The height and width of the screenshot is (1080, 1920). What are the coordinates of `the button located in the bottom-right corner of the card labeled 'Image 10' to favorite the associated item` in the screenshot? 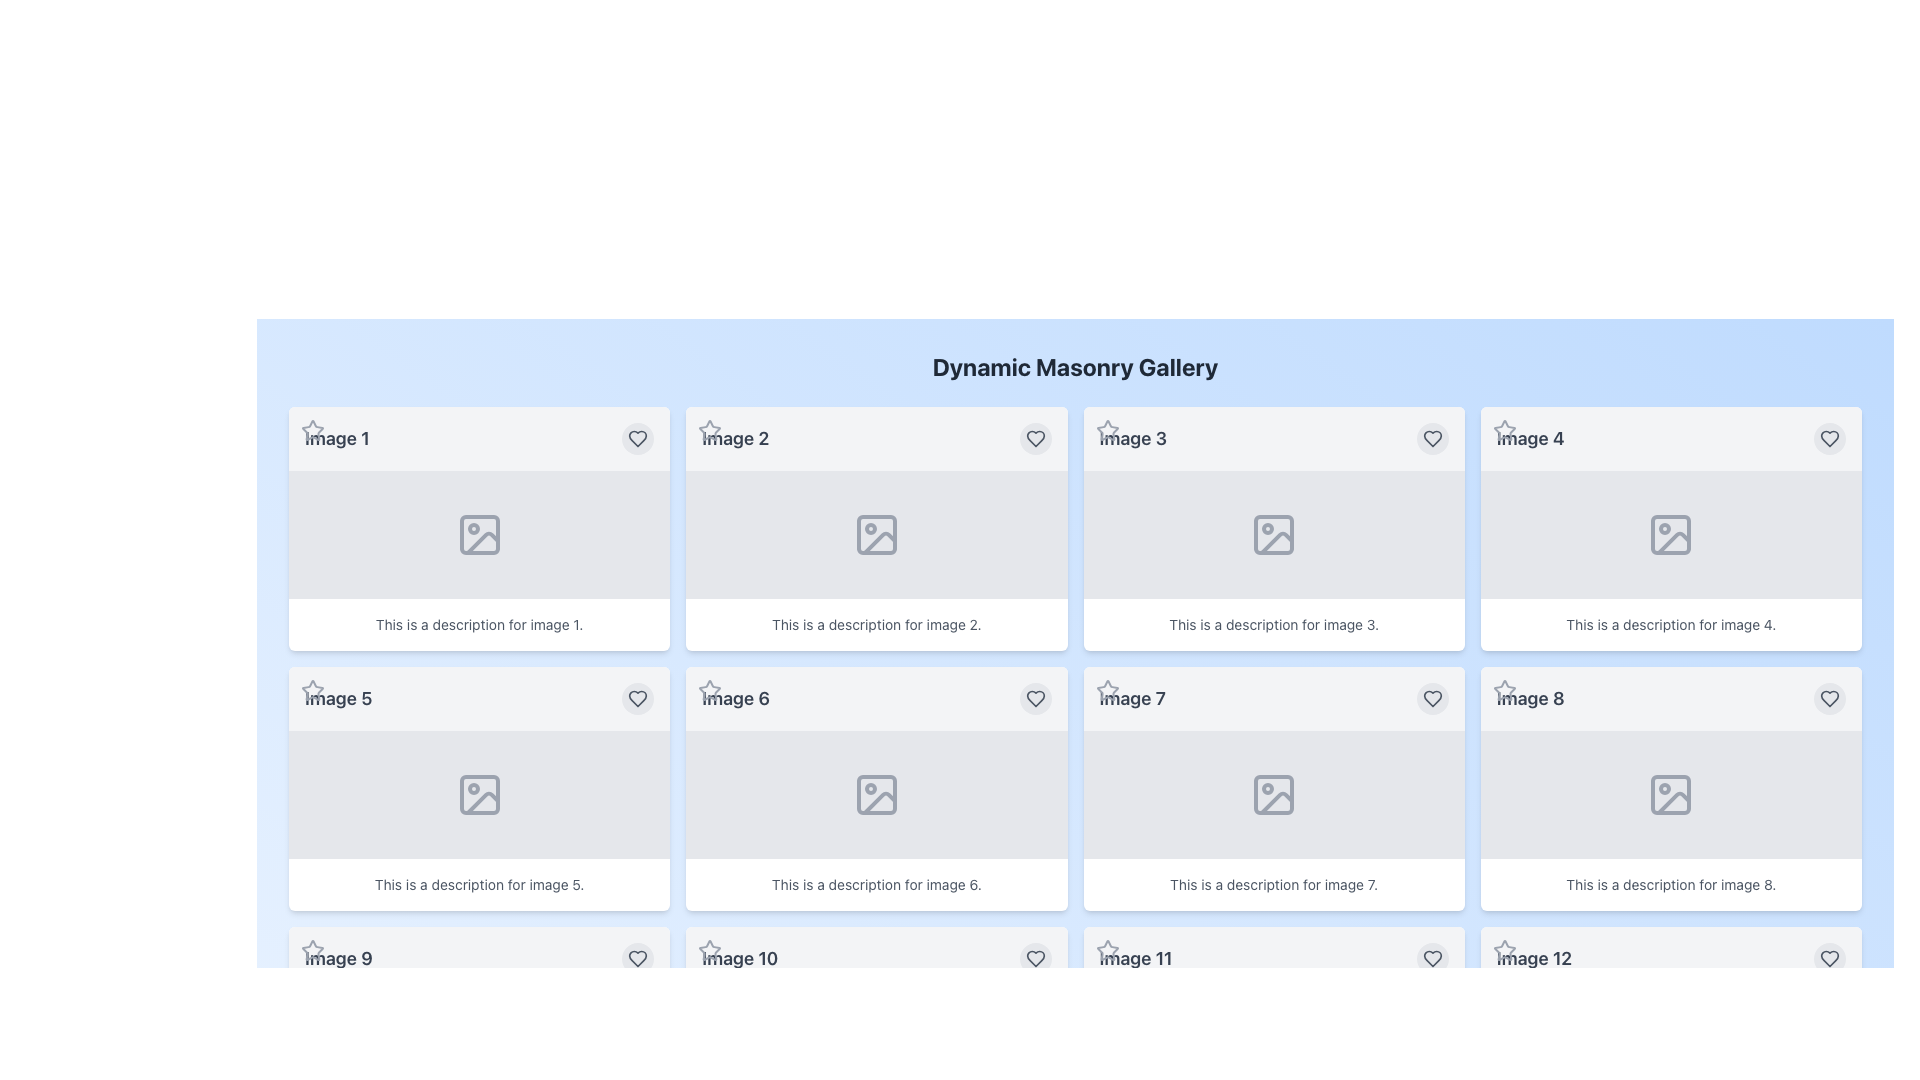 It's located at (1035, 958).